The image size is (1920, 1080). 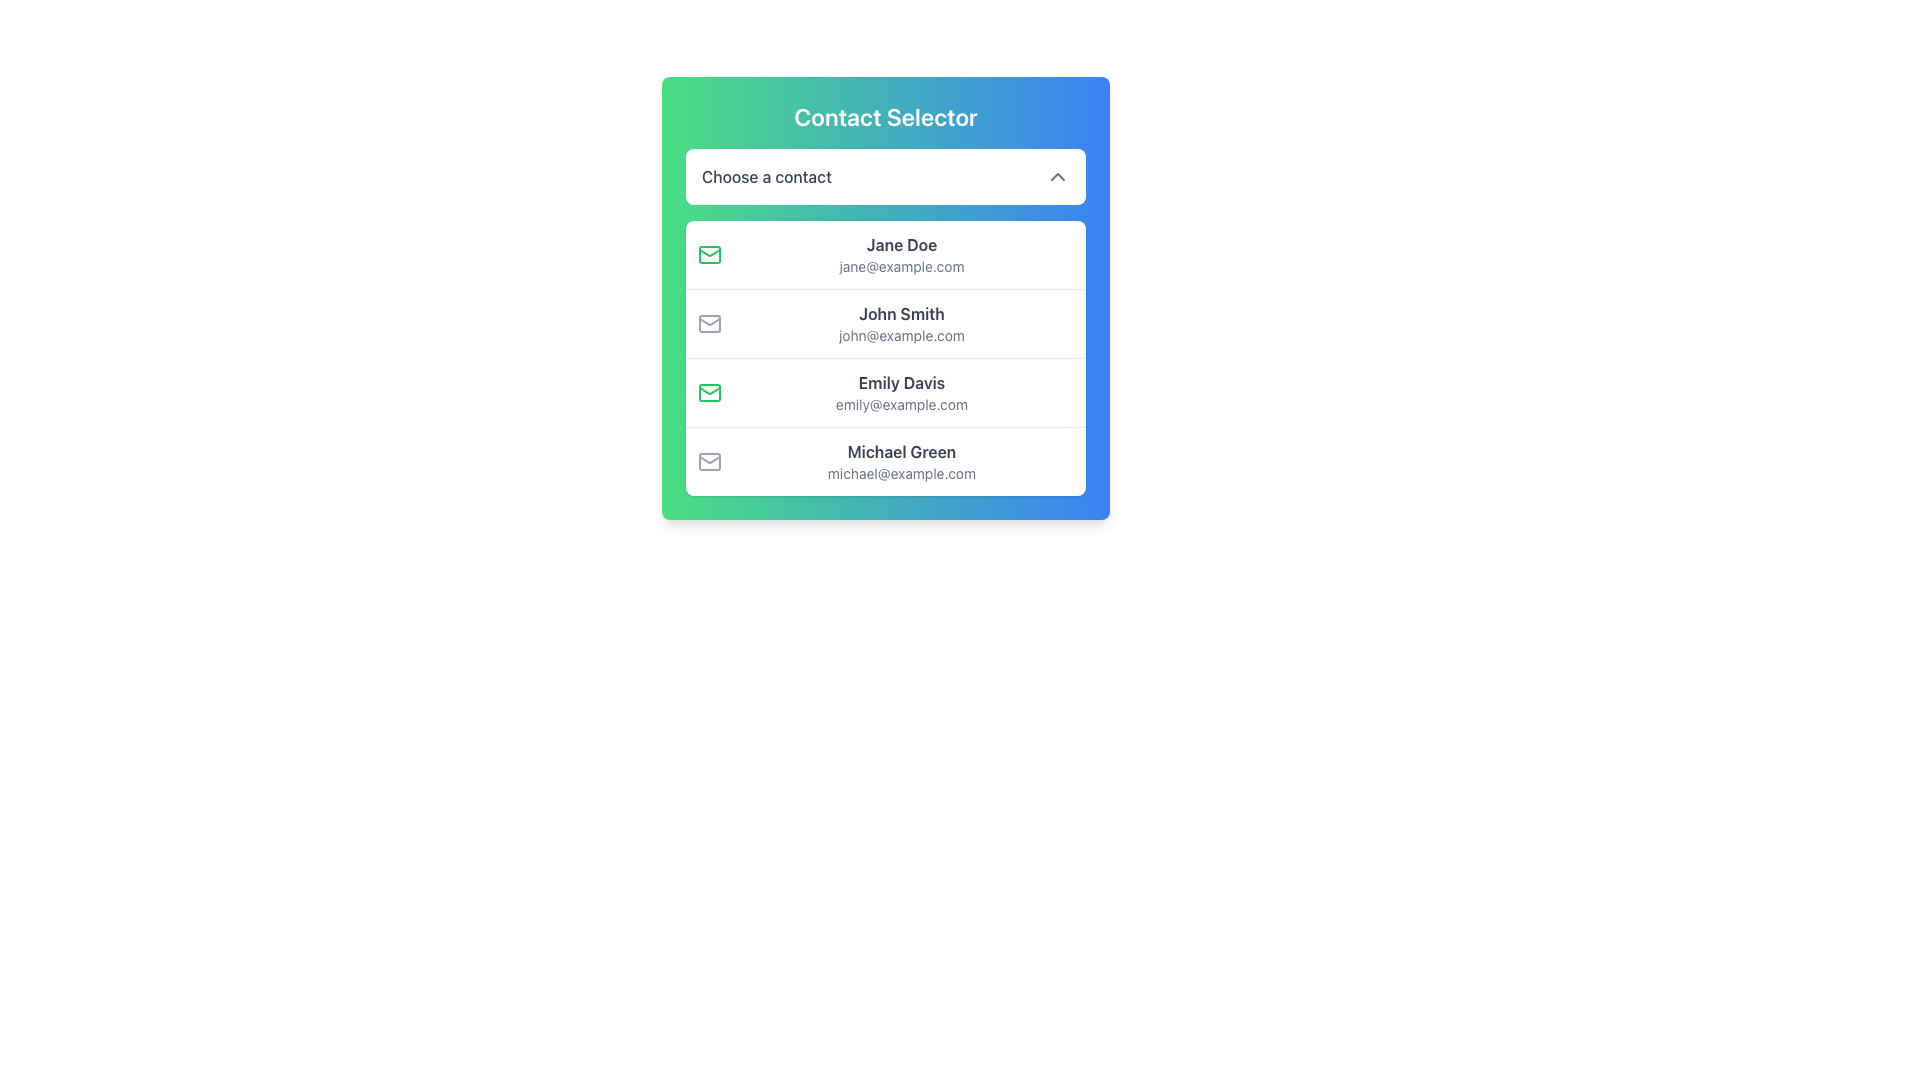 What do you see at coordinates (901, 474) in the screenshot?
I see `the email address label displaying the contact details for 'Michael Green', which is the last entry in a horizontal list of contacts` at bounding box center [901, 474].